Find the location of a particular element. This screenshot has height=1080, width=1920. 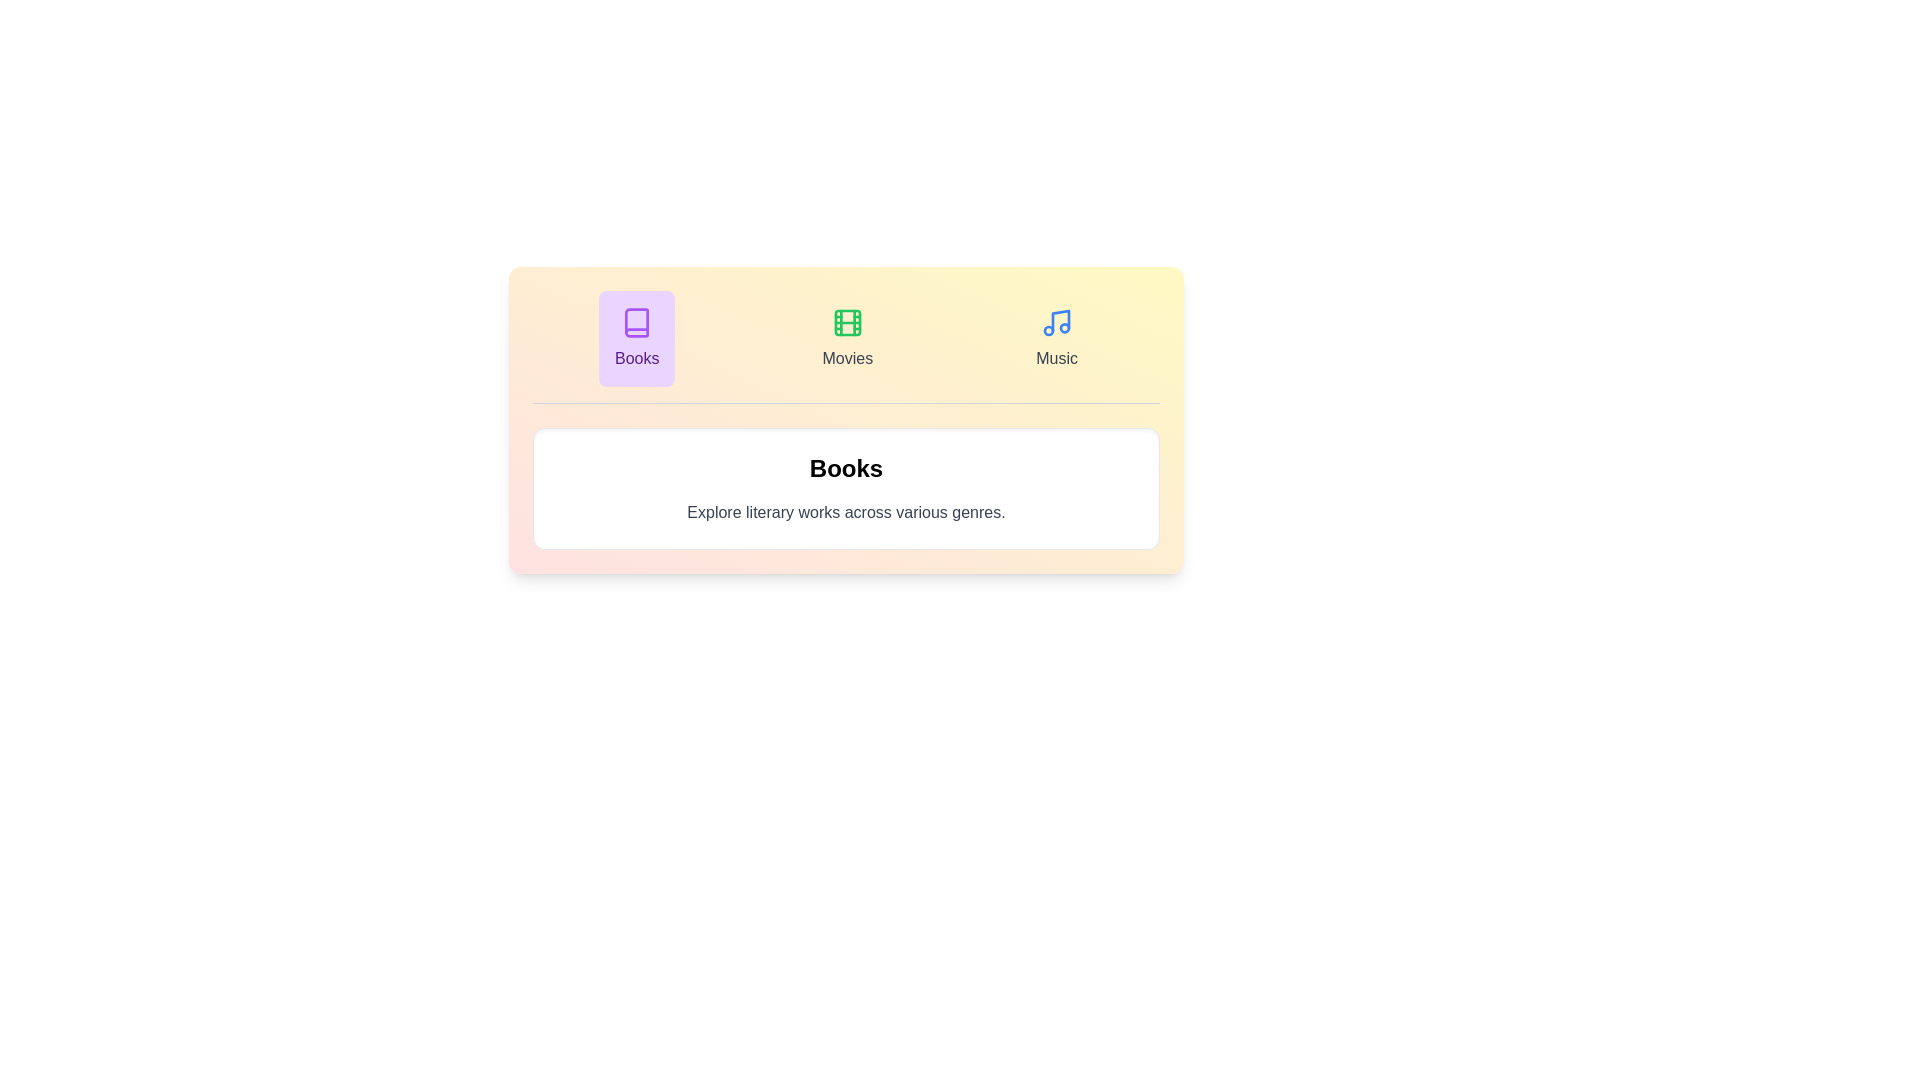

the 'Movies' tab to activate it is located at coordinates (847, 338).